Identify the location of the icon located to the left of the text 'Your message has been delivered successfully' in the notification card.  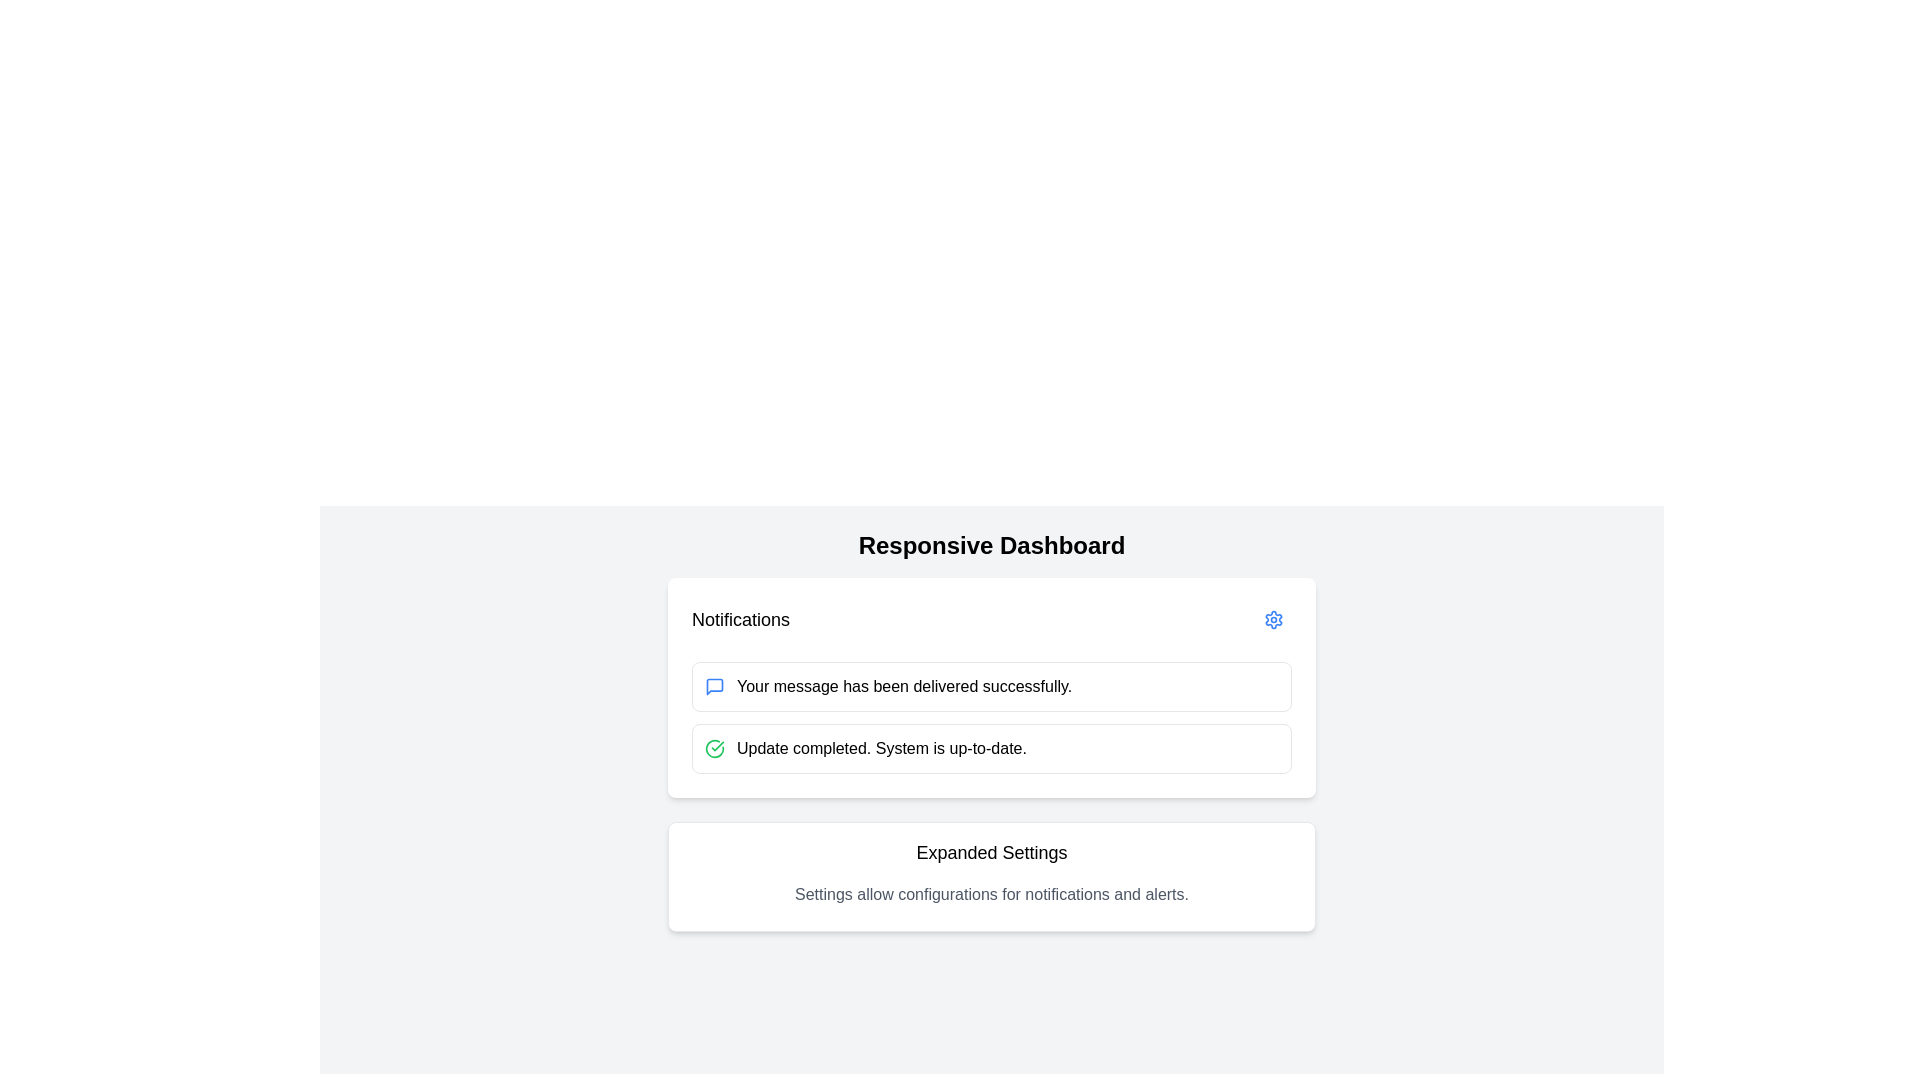
(715, 685).